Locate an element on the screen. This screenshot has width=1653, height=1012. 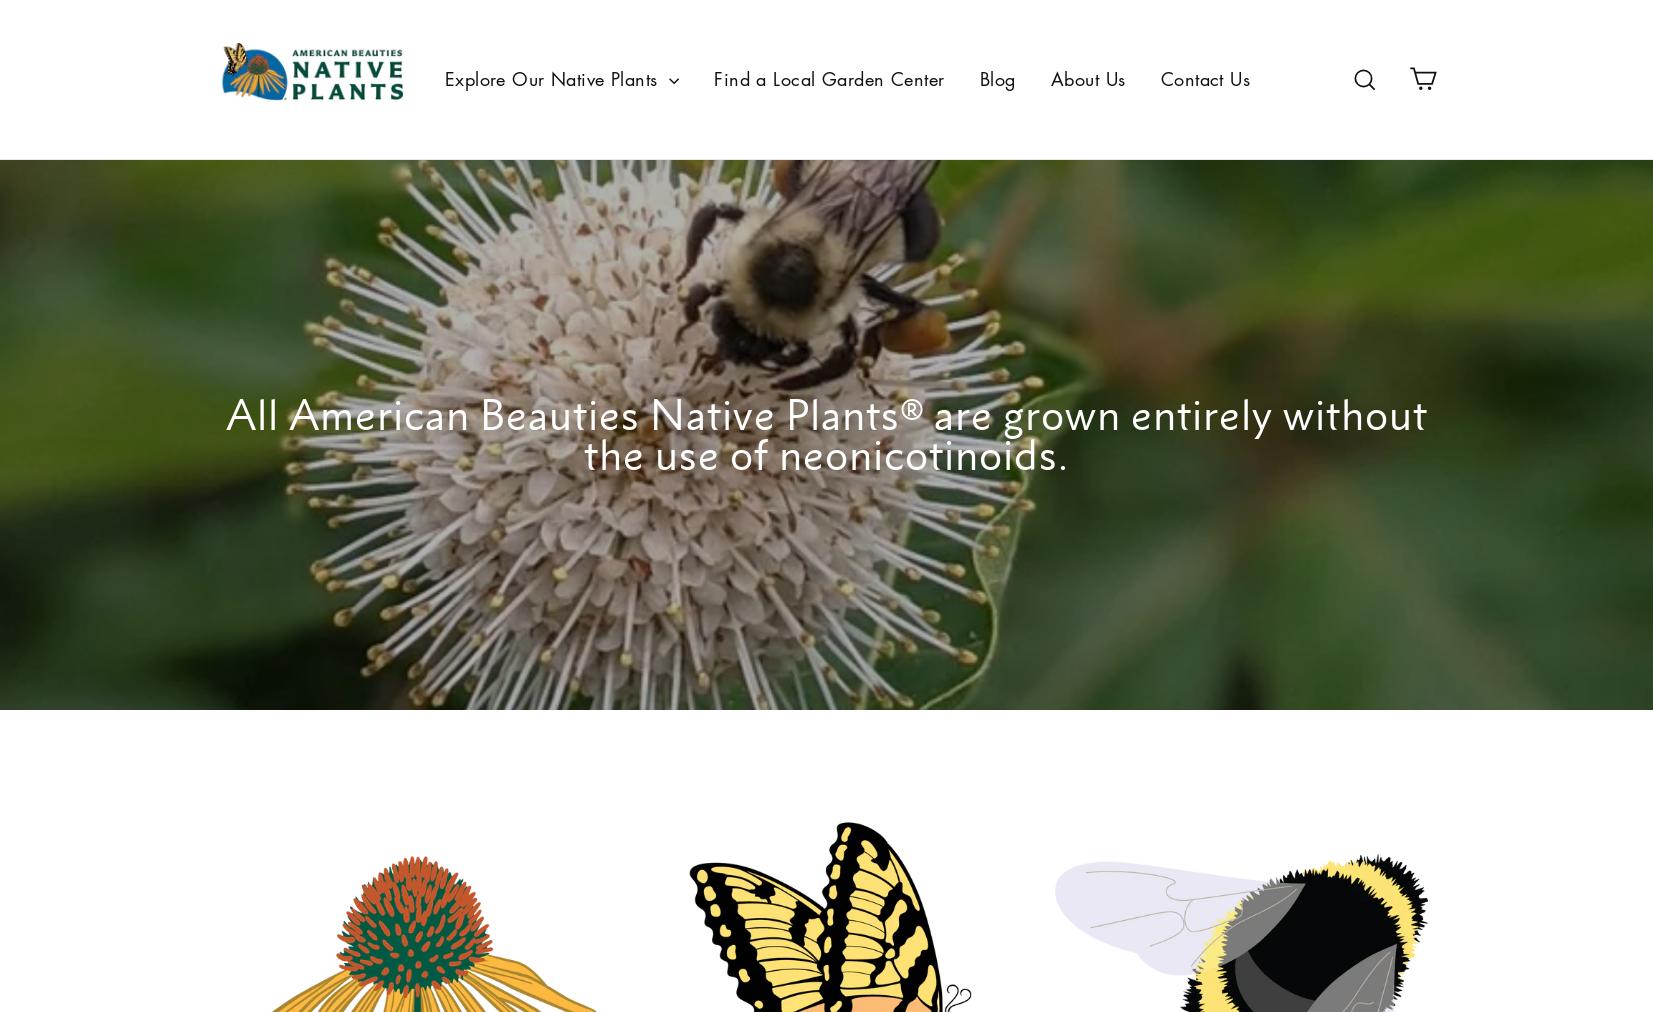
'Blog' is located at coordinates (996, 77).